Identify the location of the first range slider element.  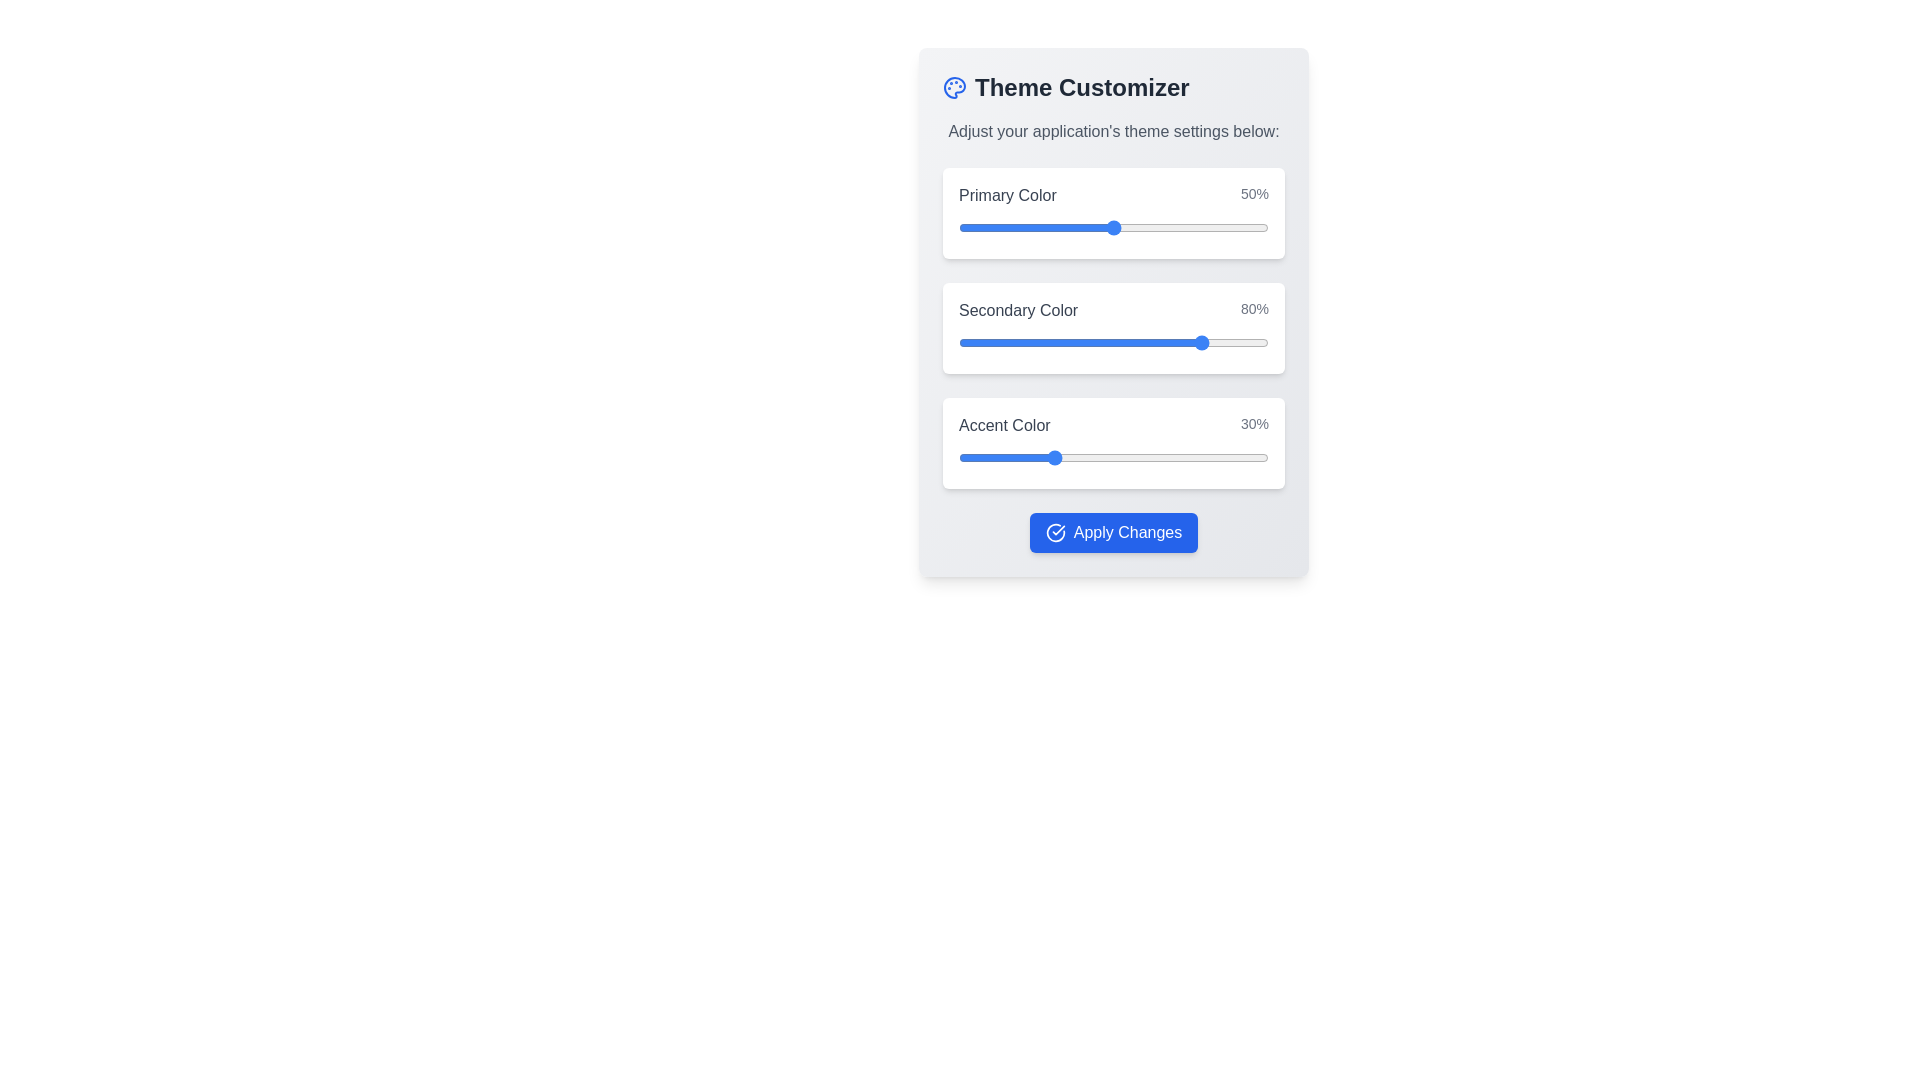
(1112, 226).